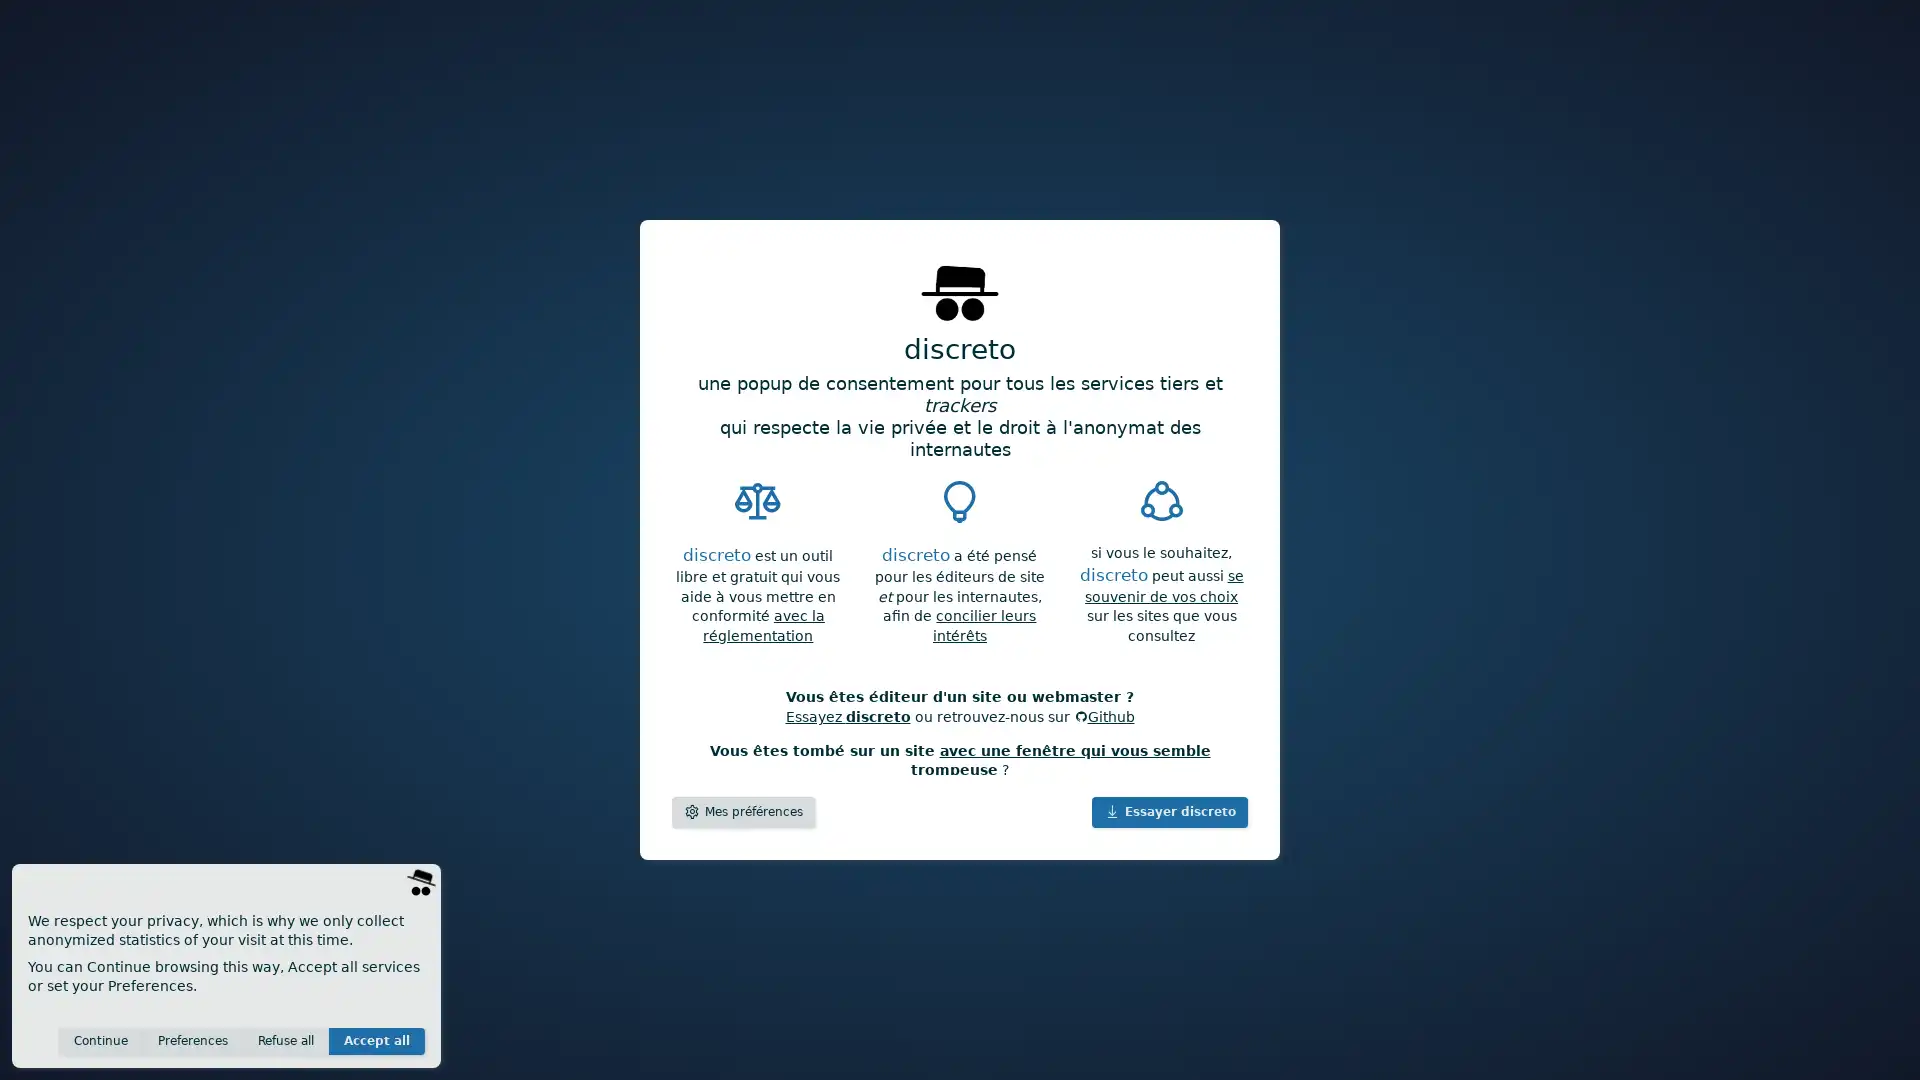  I want to click on Refuse all, so click(285, 1040).